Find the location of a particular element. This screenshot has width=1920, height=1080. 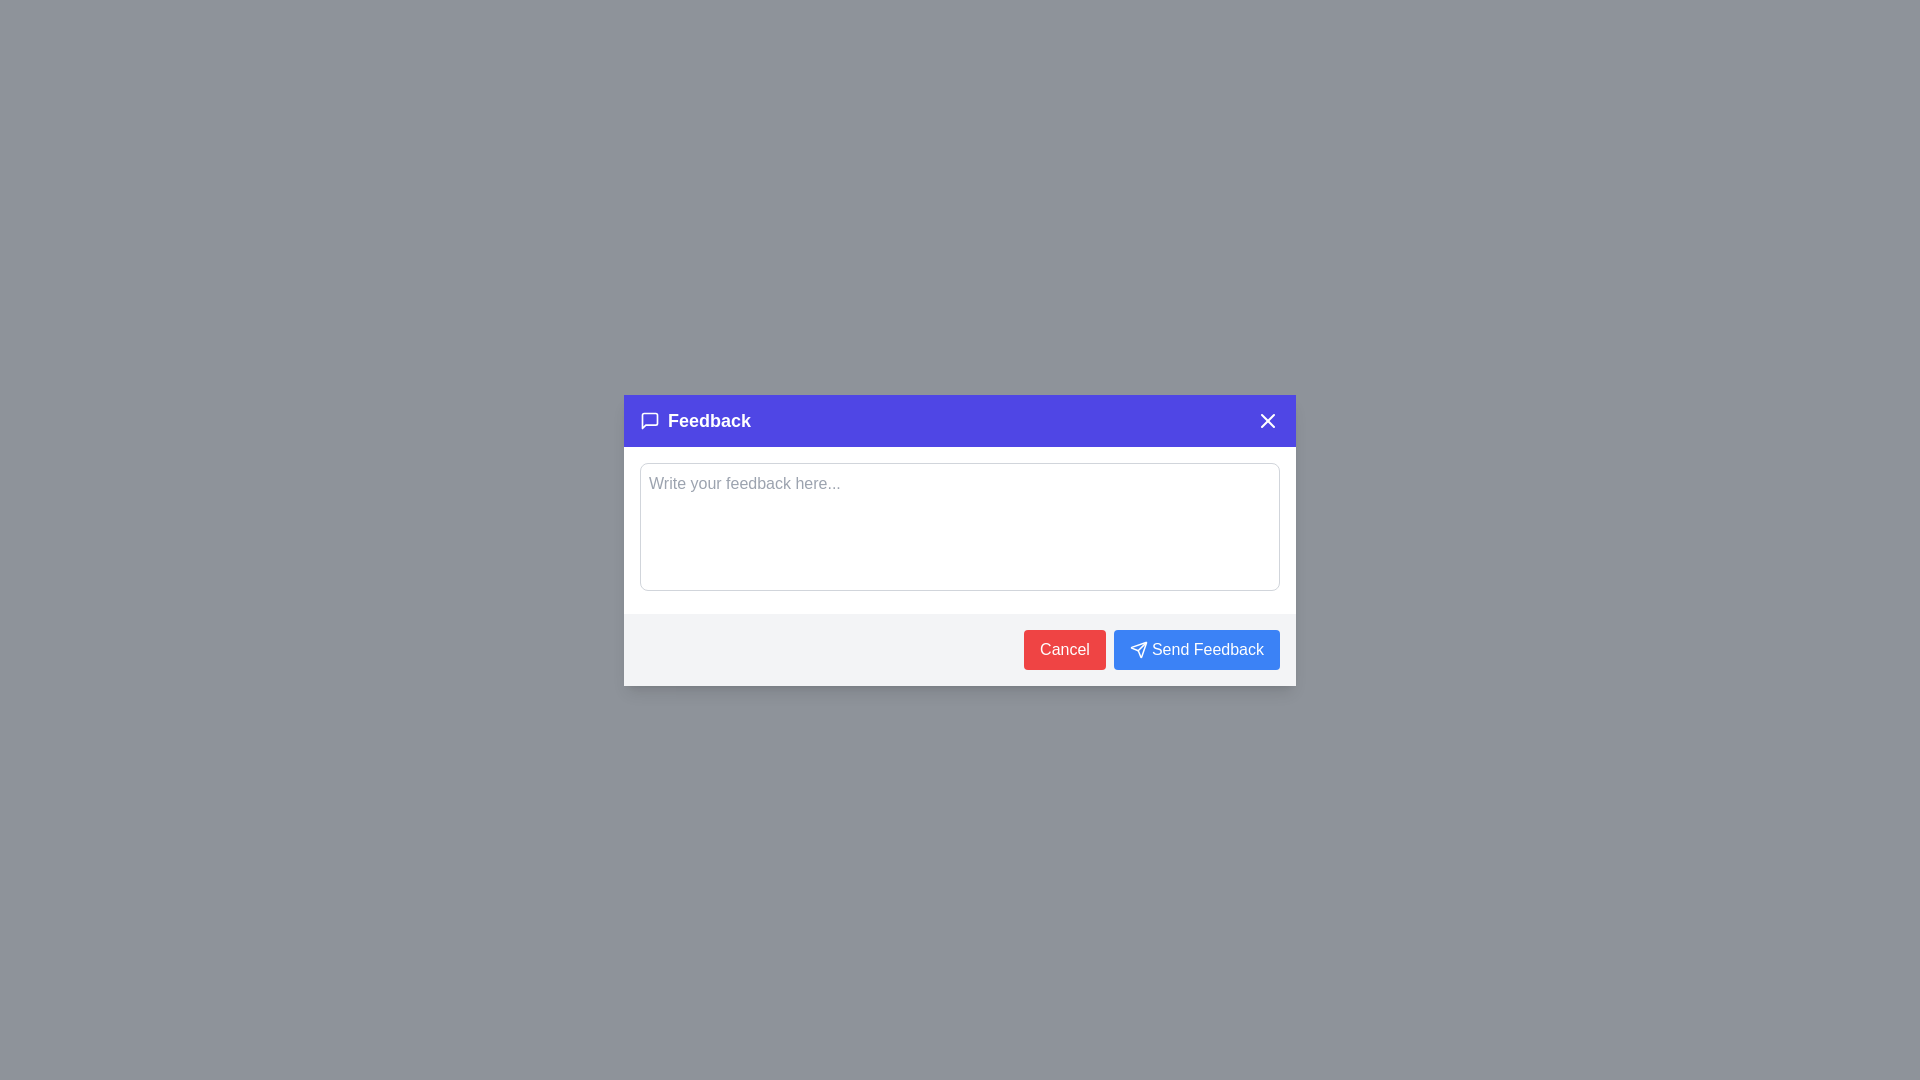

the 'Send Feedback' button to submit the feedback is located at coordinates (1196, 649).